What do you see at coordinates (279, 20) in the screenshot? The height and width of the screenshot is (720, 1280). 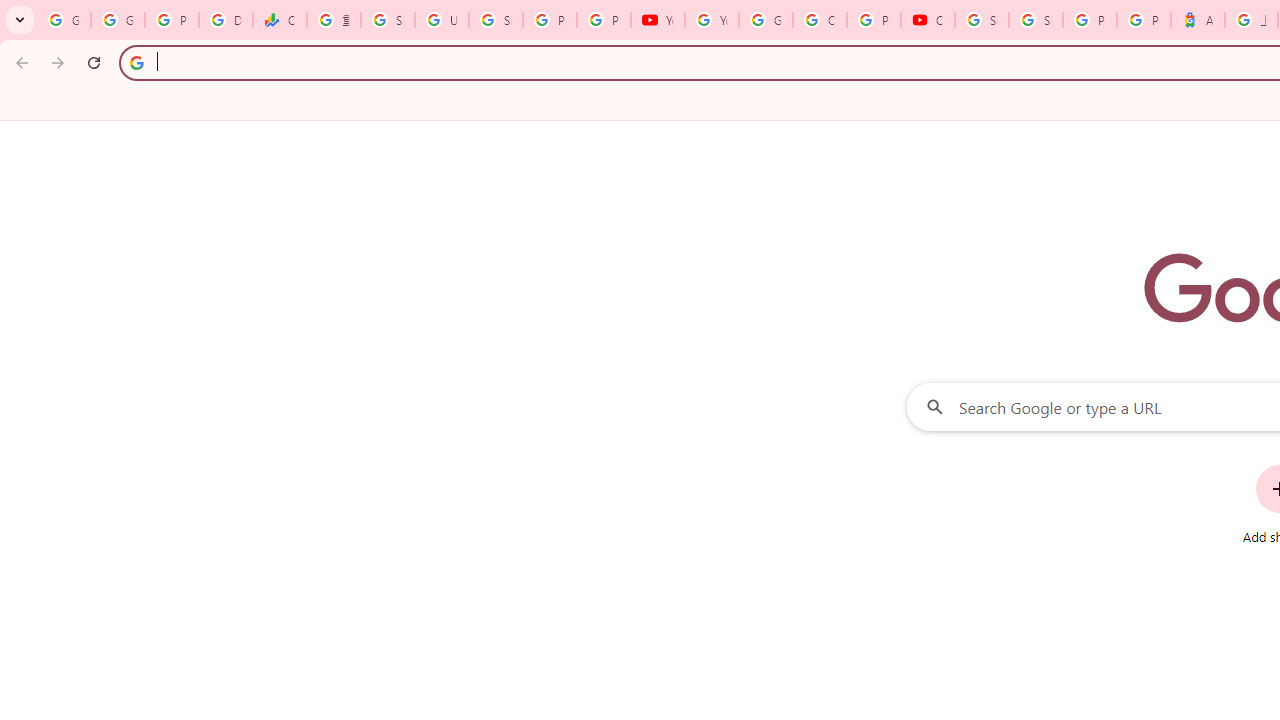 I see `'Currencies - Google Finance'` at bounding box center [279, 20].